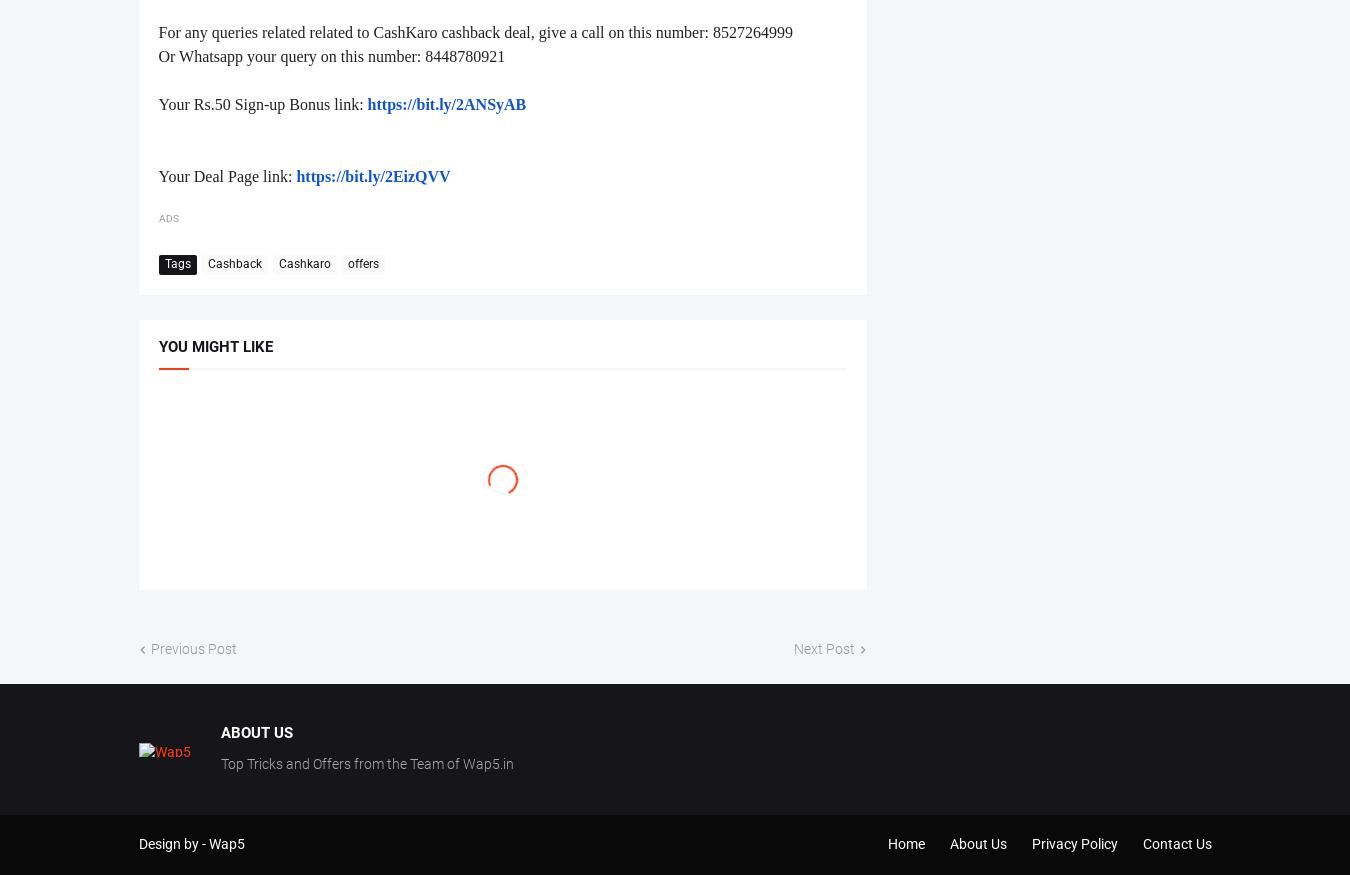  I want to click on 'Your Deal Page link:', so click(225, 174).